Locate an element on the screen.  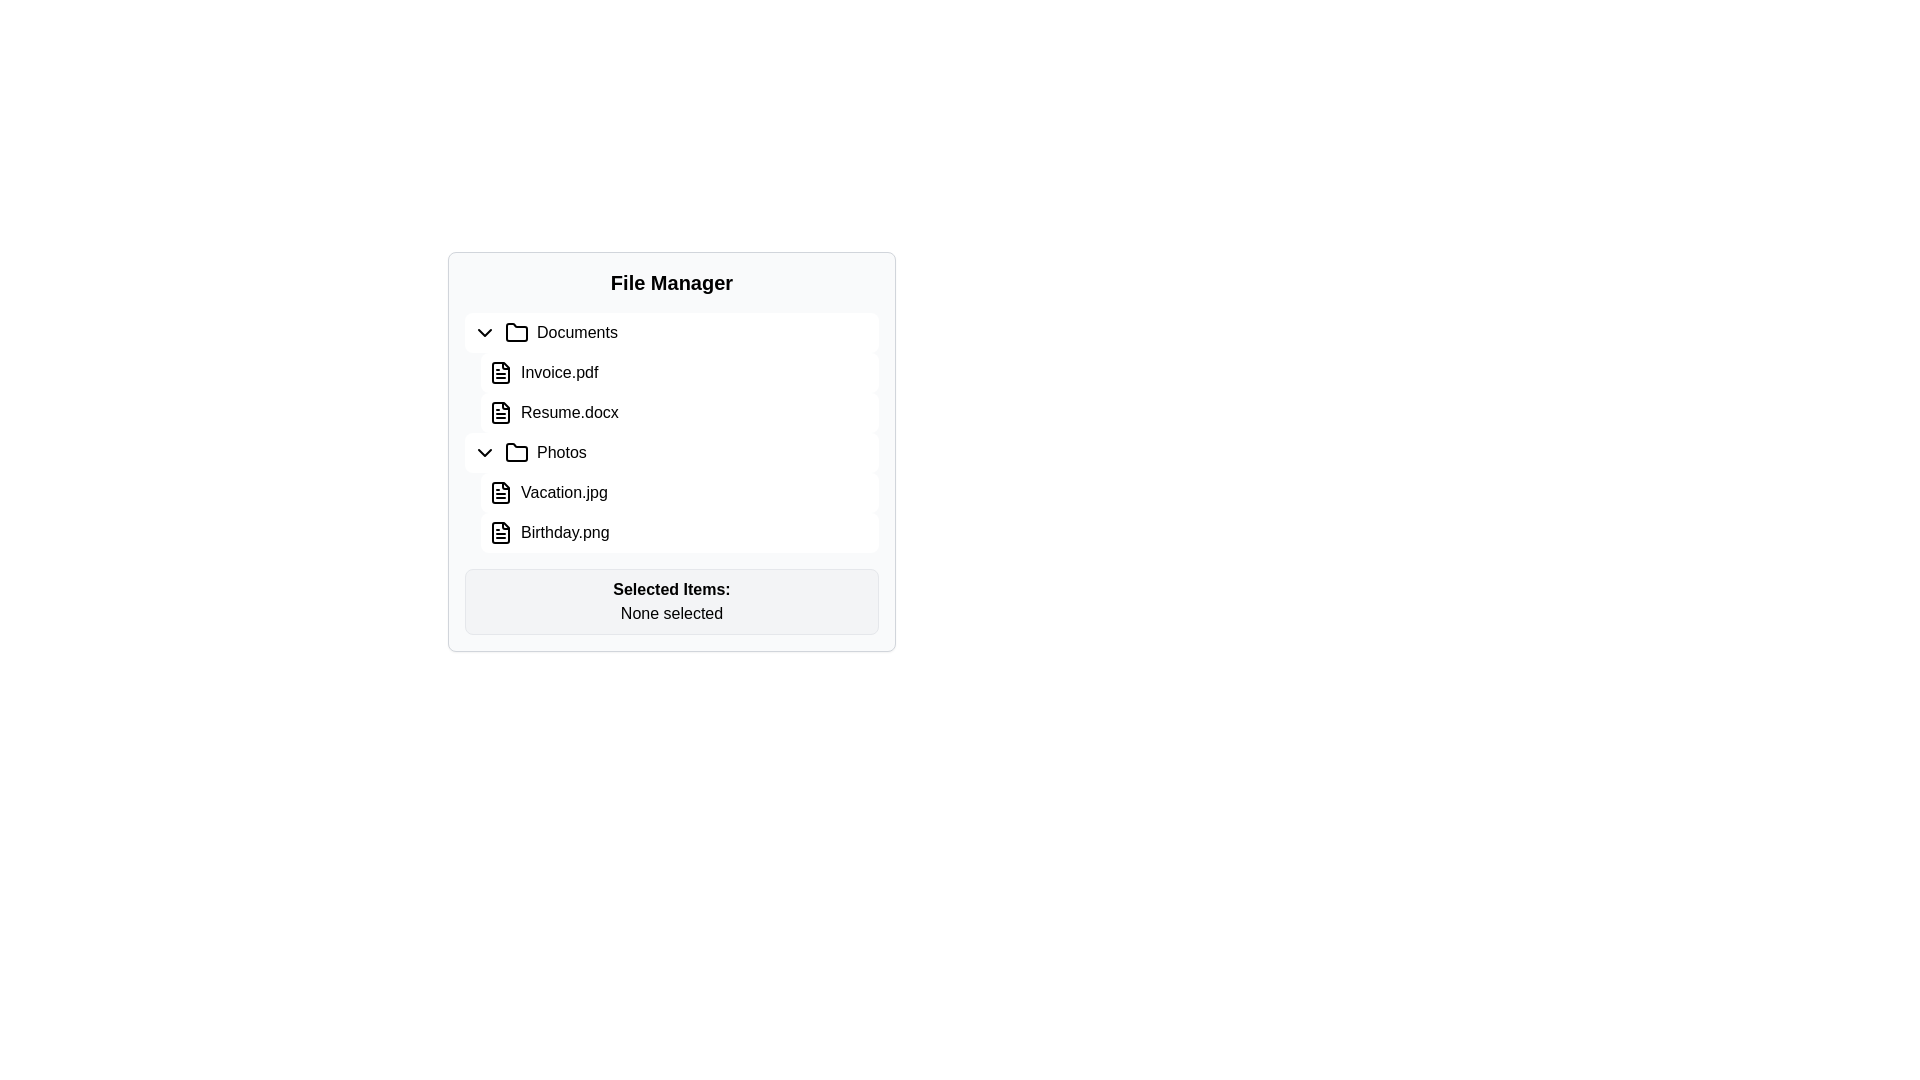
the text document file icon representing 'Resume.docx' located in the 'Documents' section of the file manager interface is located at coordinates (500, 411).